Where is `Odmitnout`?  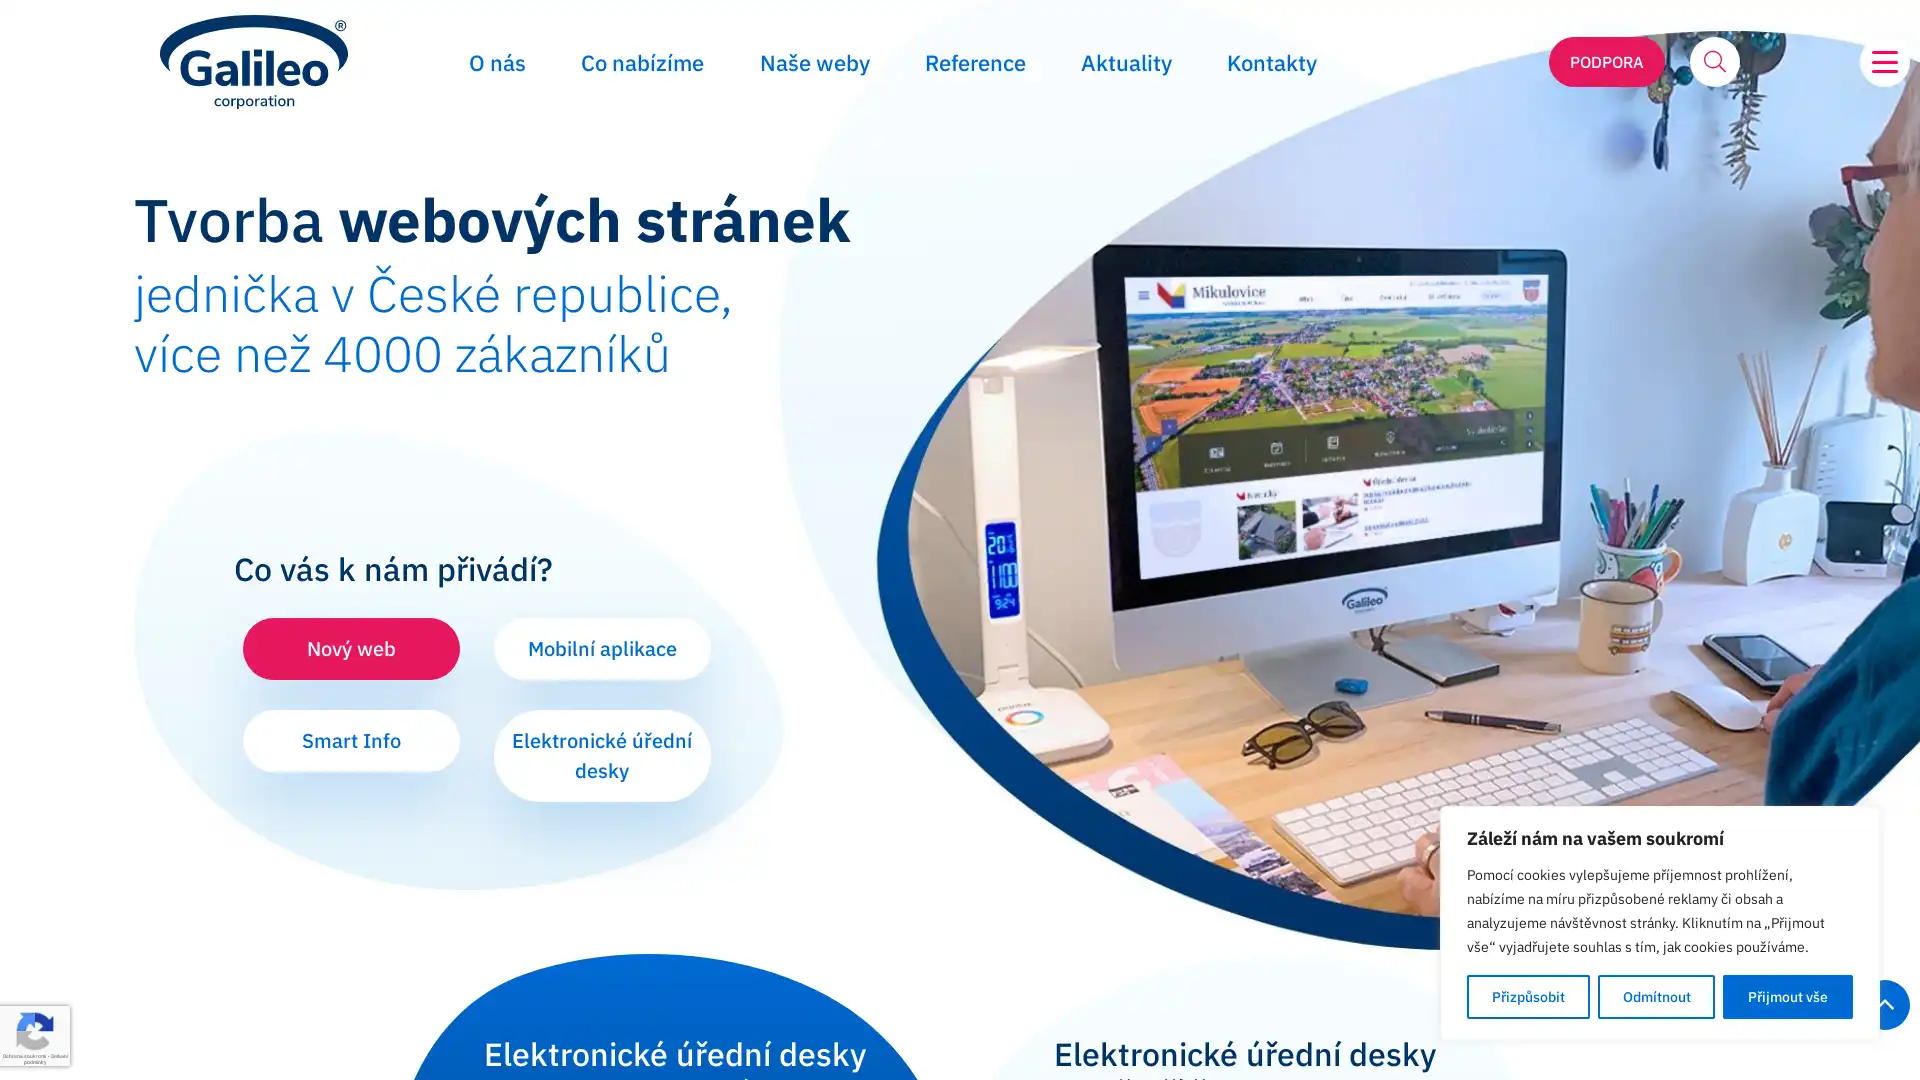
Odmitnout is located at coordinates (1656, 996).